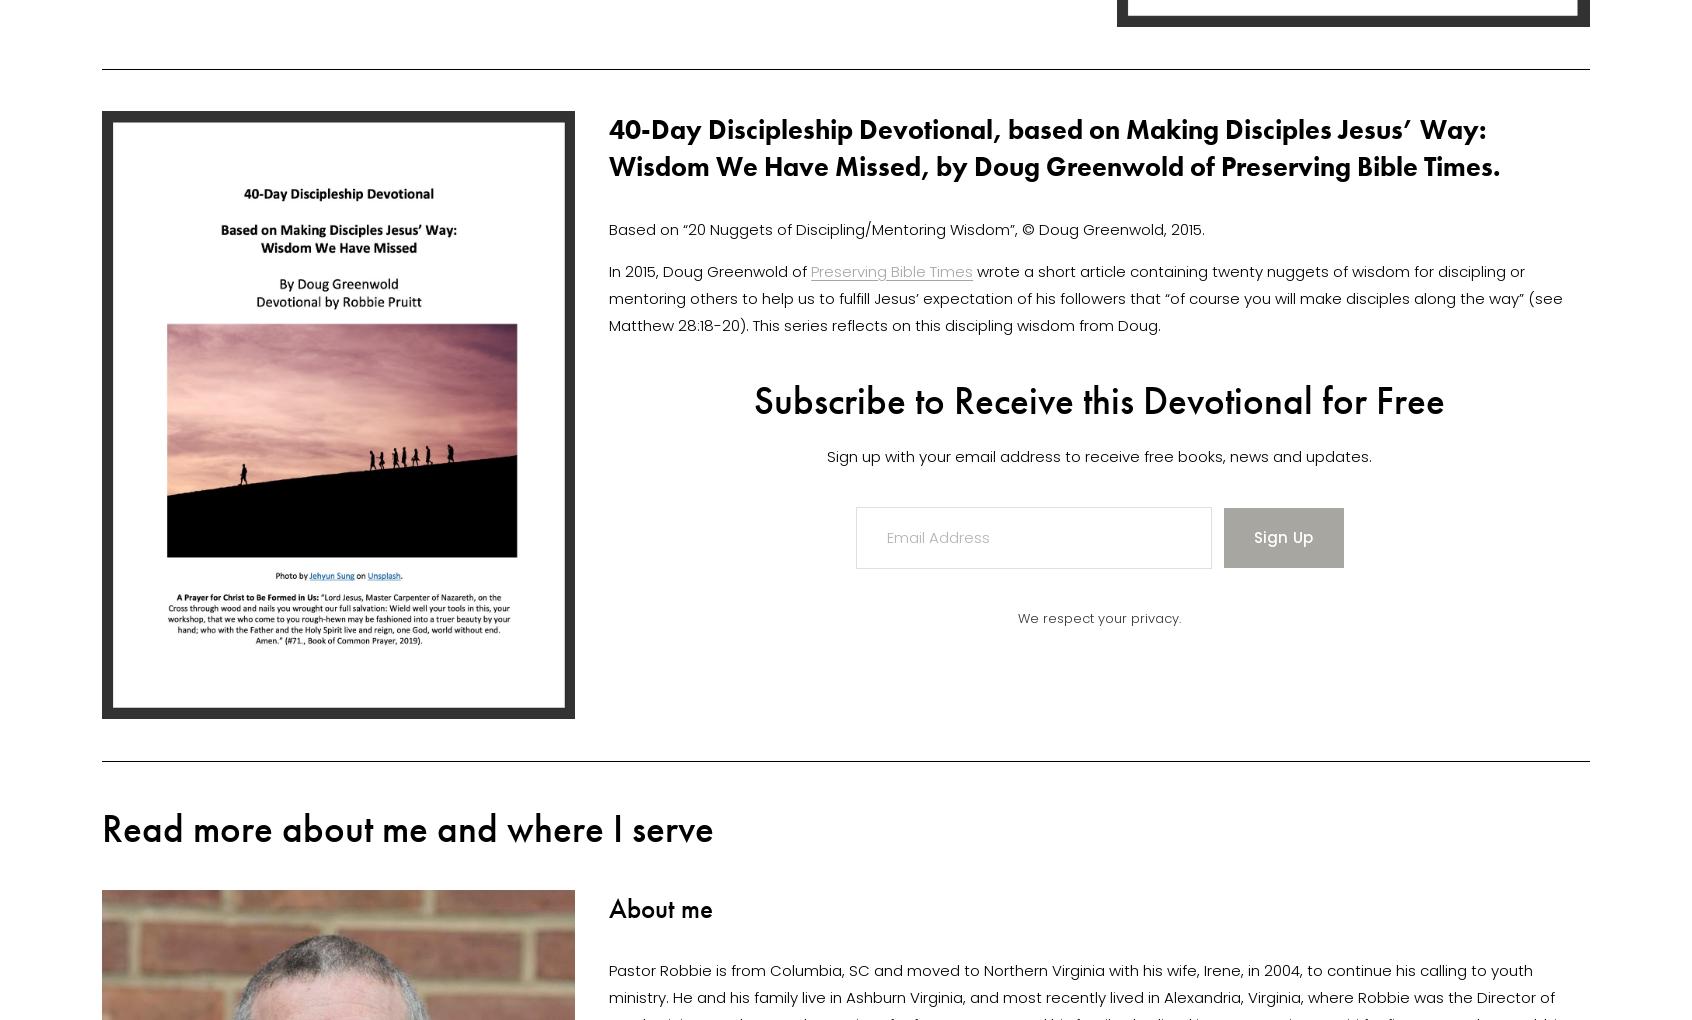 This screenshot has width=1692, height=1020. I want to click on 'Subscribe to Receive this Devotional for Free', so click(1099, 399).